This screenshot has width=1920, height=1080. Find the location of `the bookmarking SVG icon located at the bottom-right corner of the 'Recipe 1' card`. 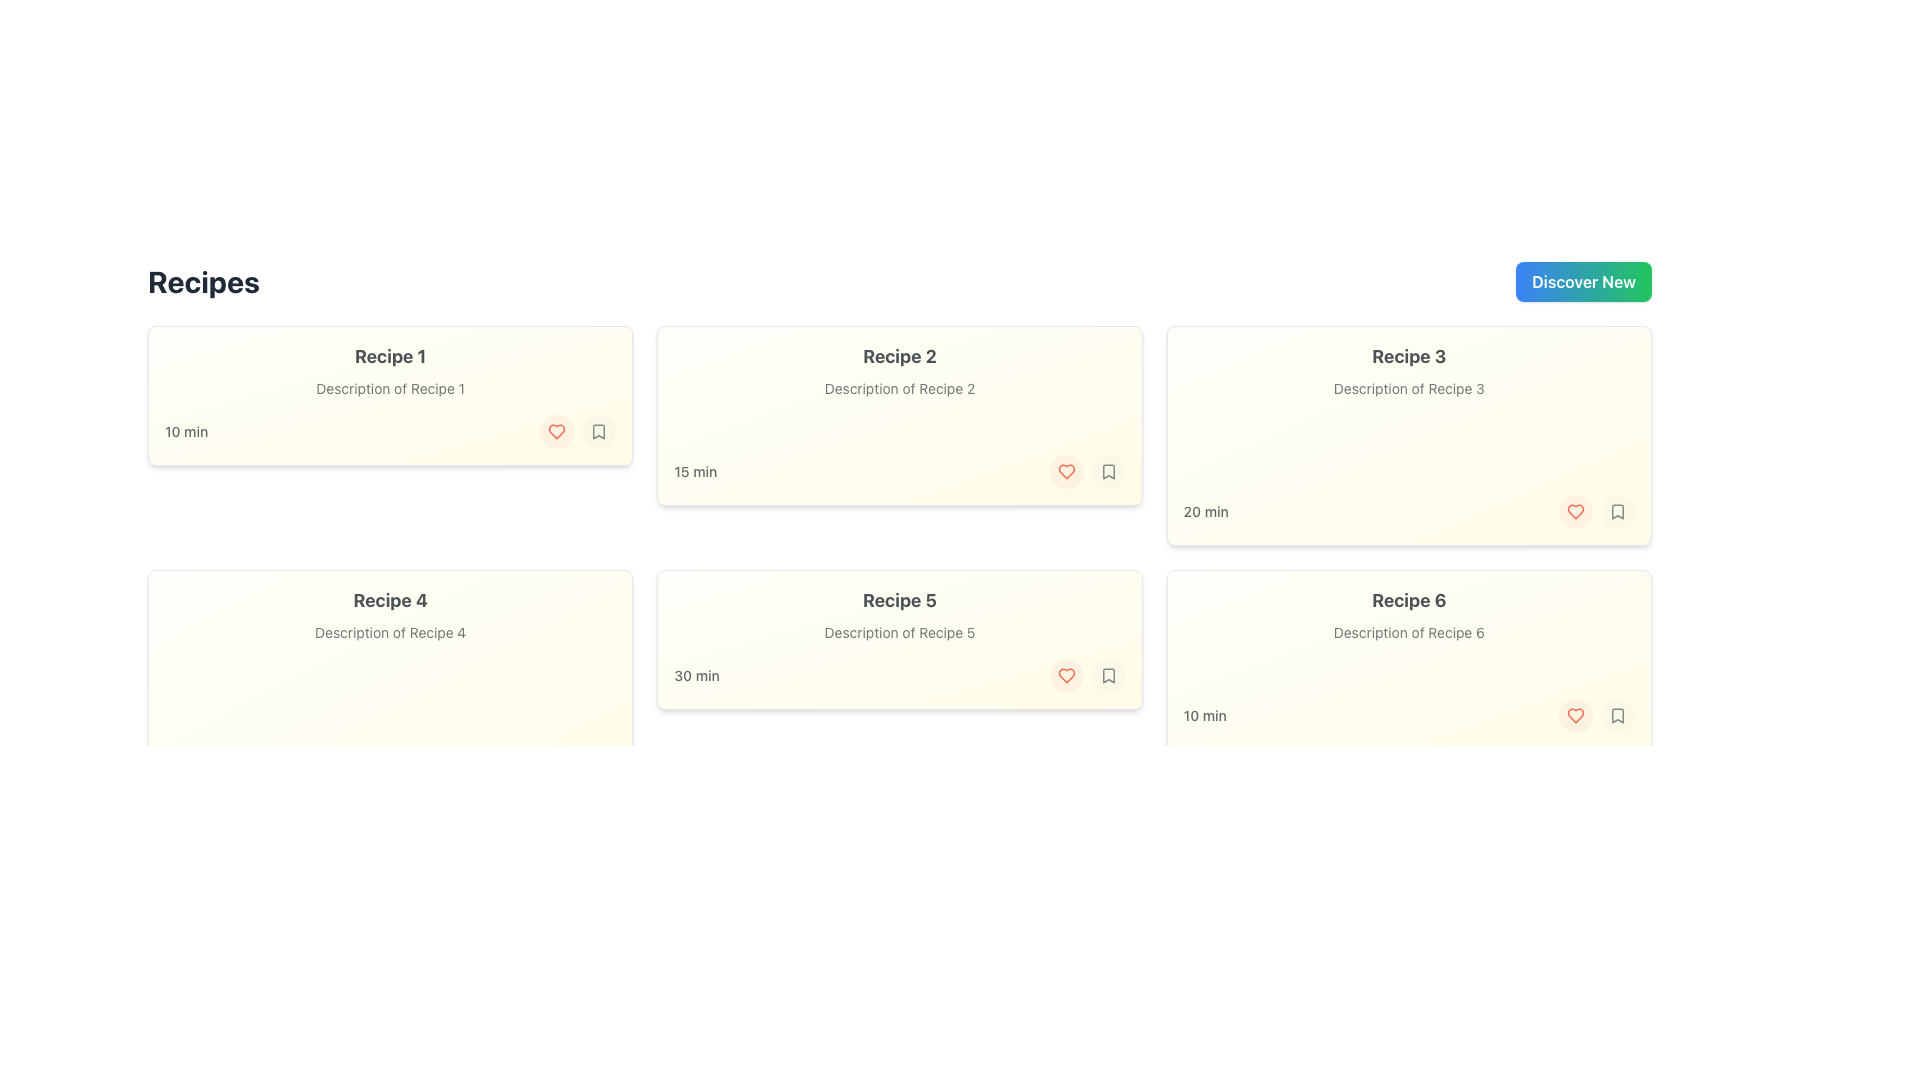

the bookmarking SVG icon located at the bottom-right corner of the 'Recipe 1' card is located at coordinates (598, 431).